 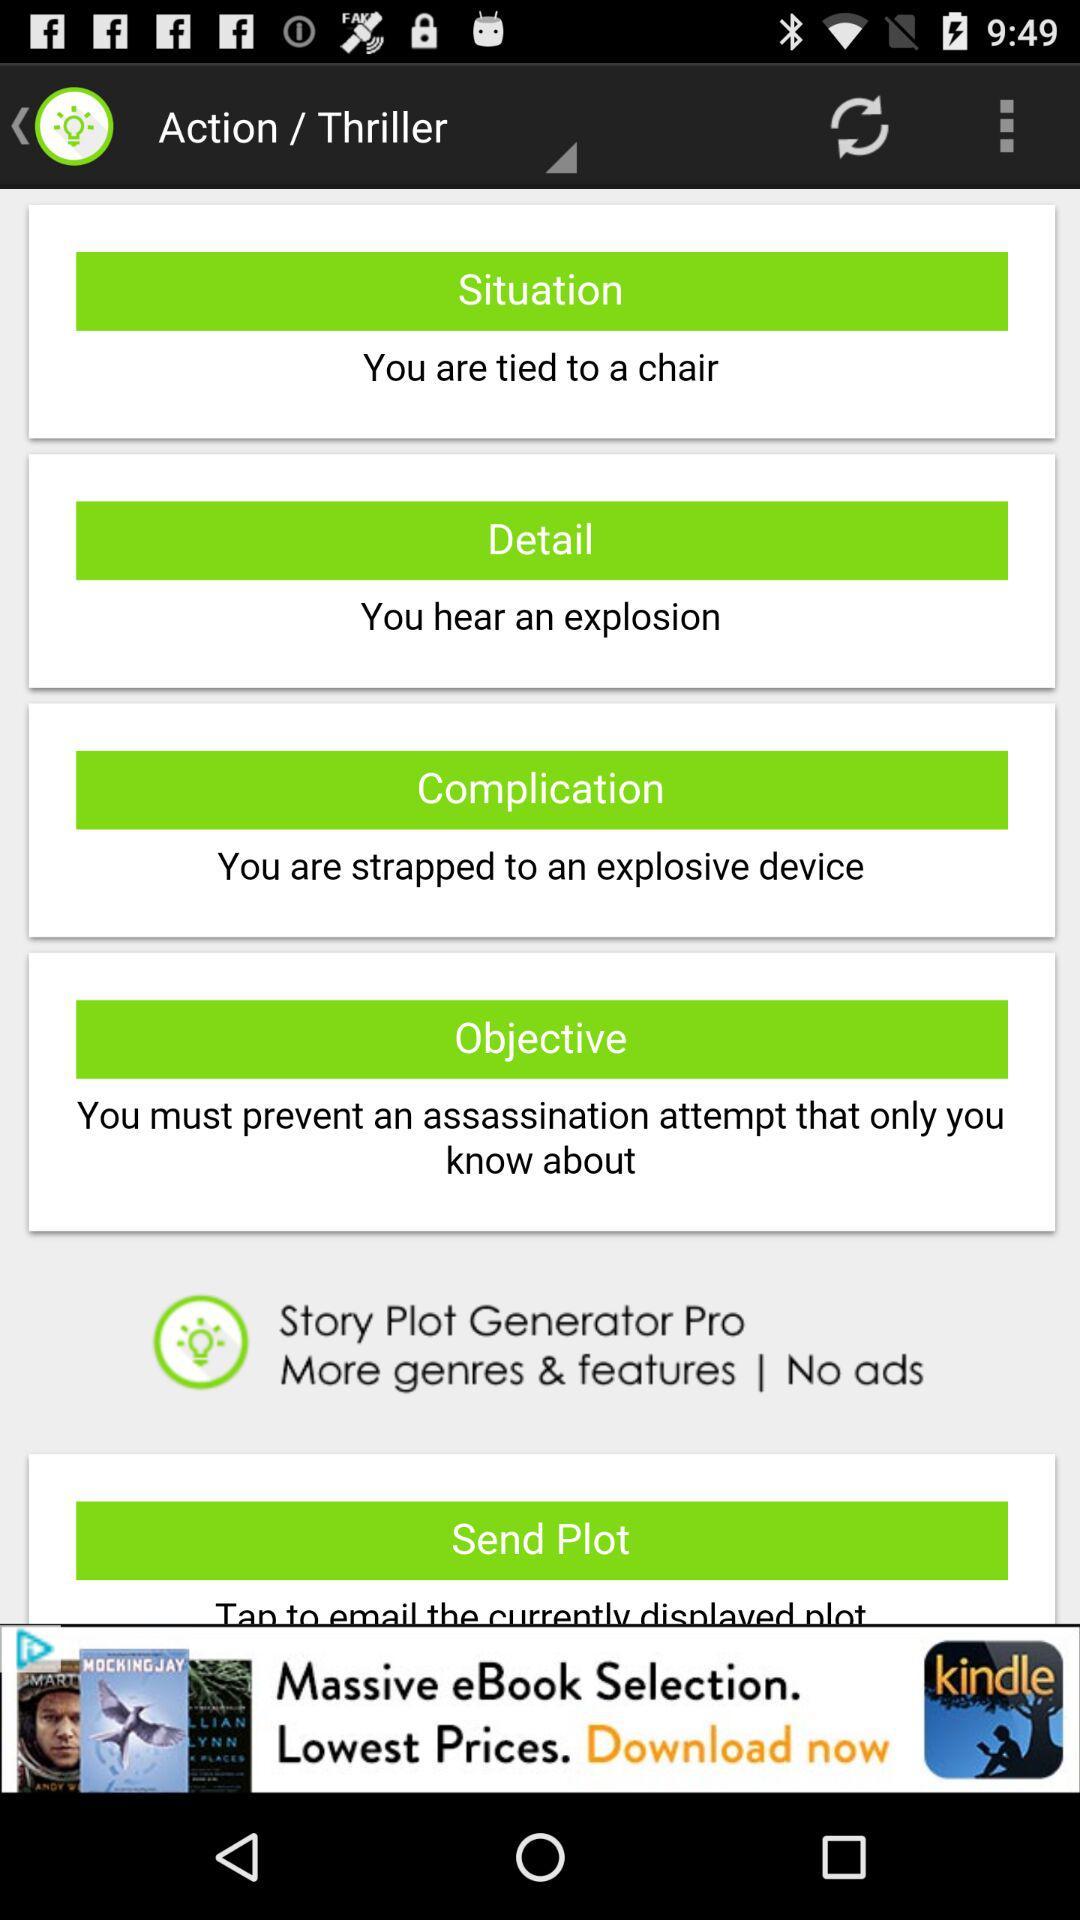 What do you see at coordinates (540, 905) in the screenshot?
I see `multiple options` at bounding box center [540, 905].